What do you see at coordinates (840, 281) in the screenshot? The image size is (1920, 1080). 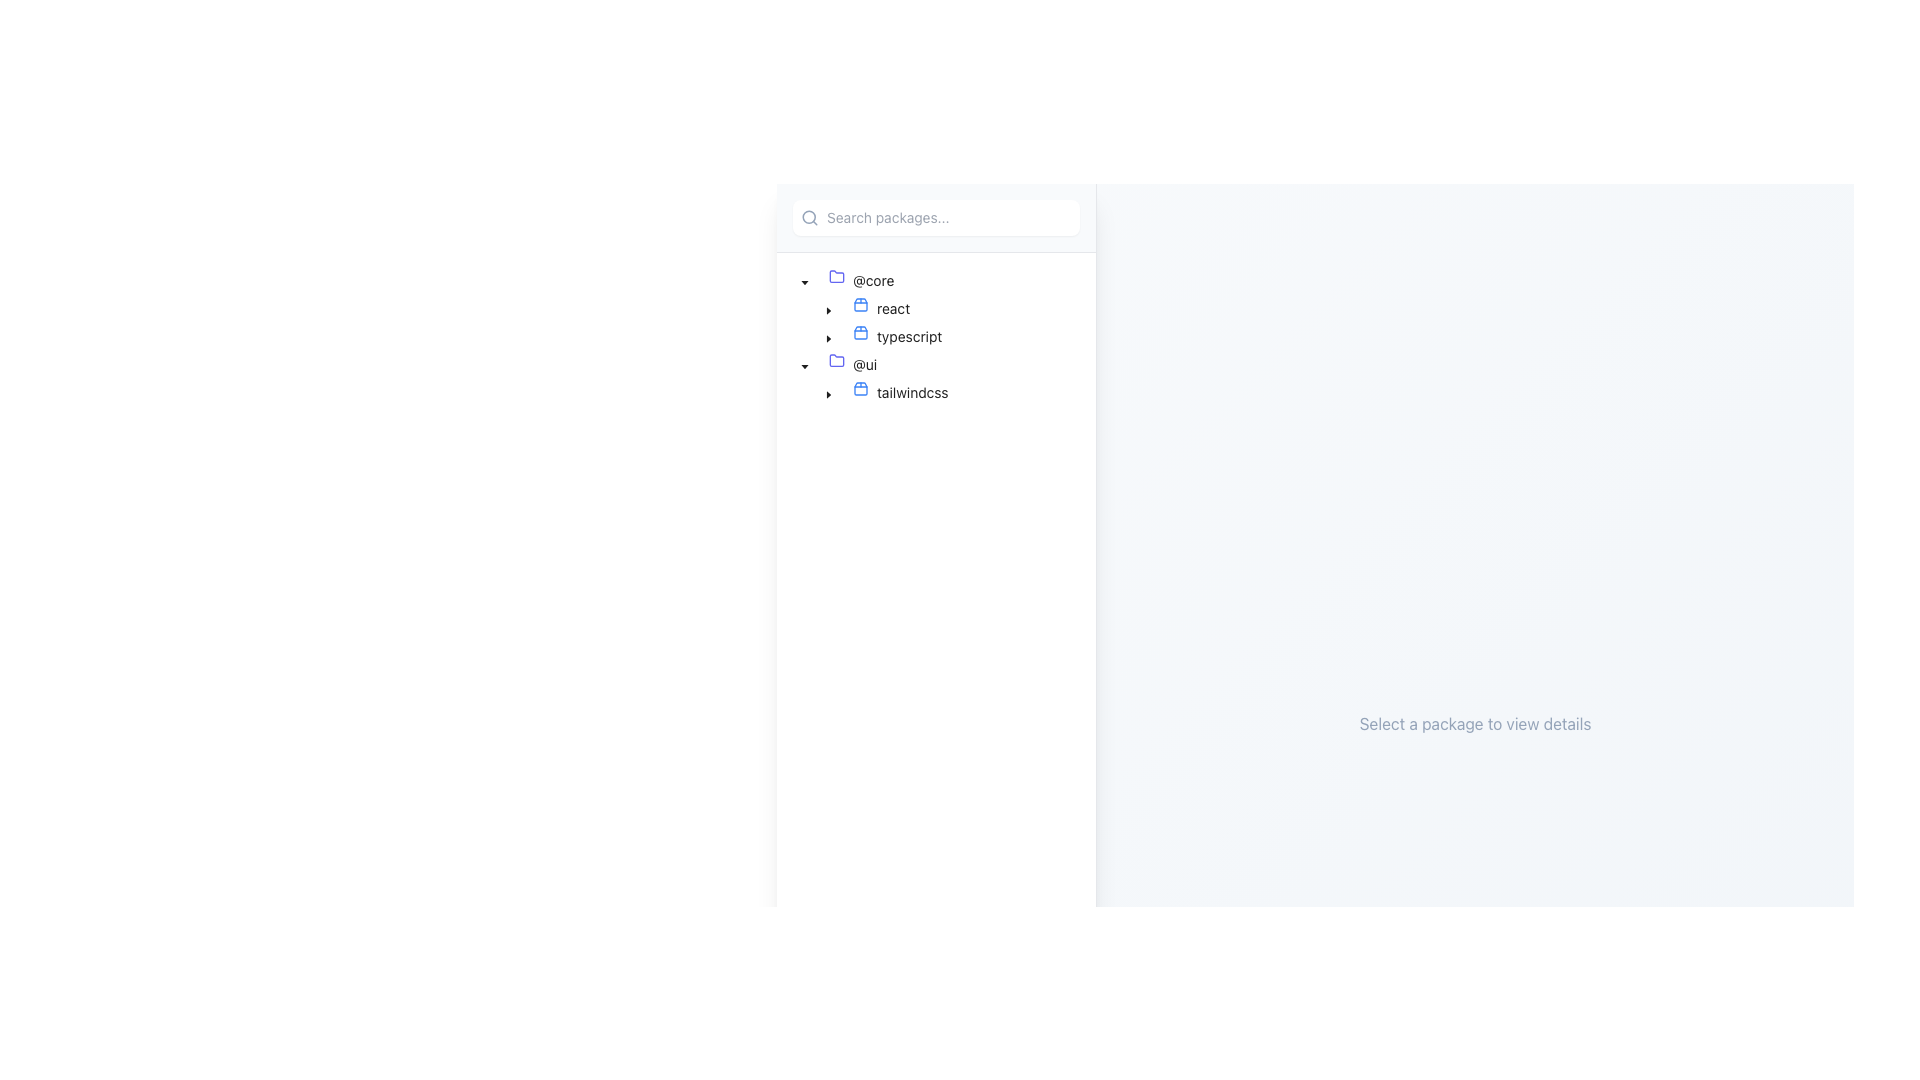 I see `the graphical folder icon with a blue outline, located to the left of the '@core' label in the tree-like menu structure` at bounding box center [840, 281].